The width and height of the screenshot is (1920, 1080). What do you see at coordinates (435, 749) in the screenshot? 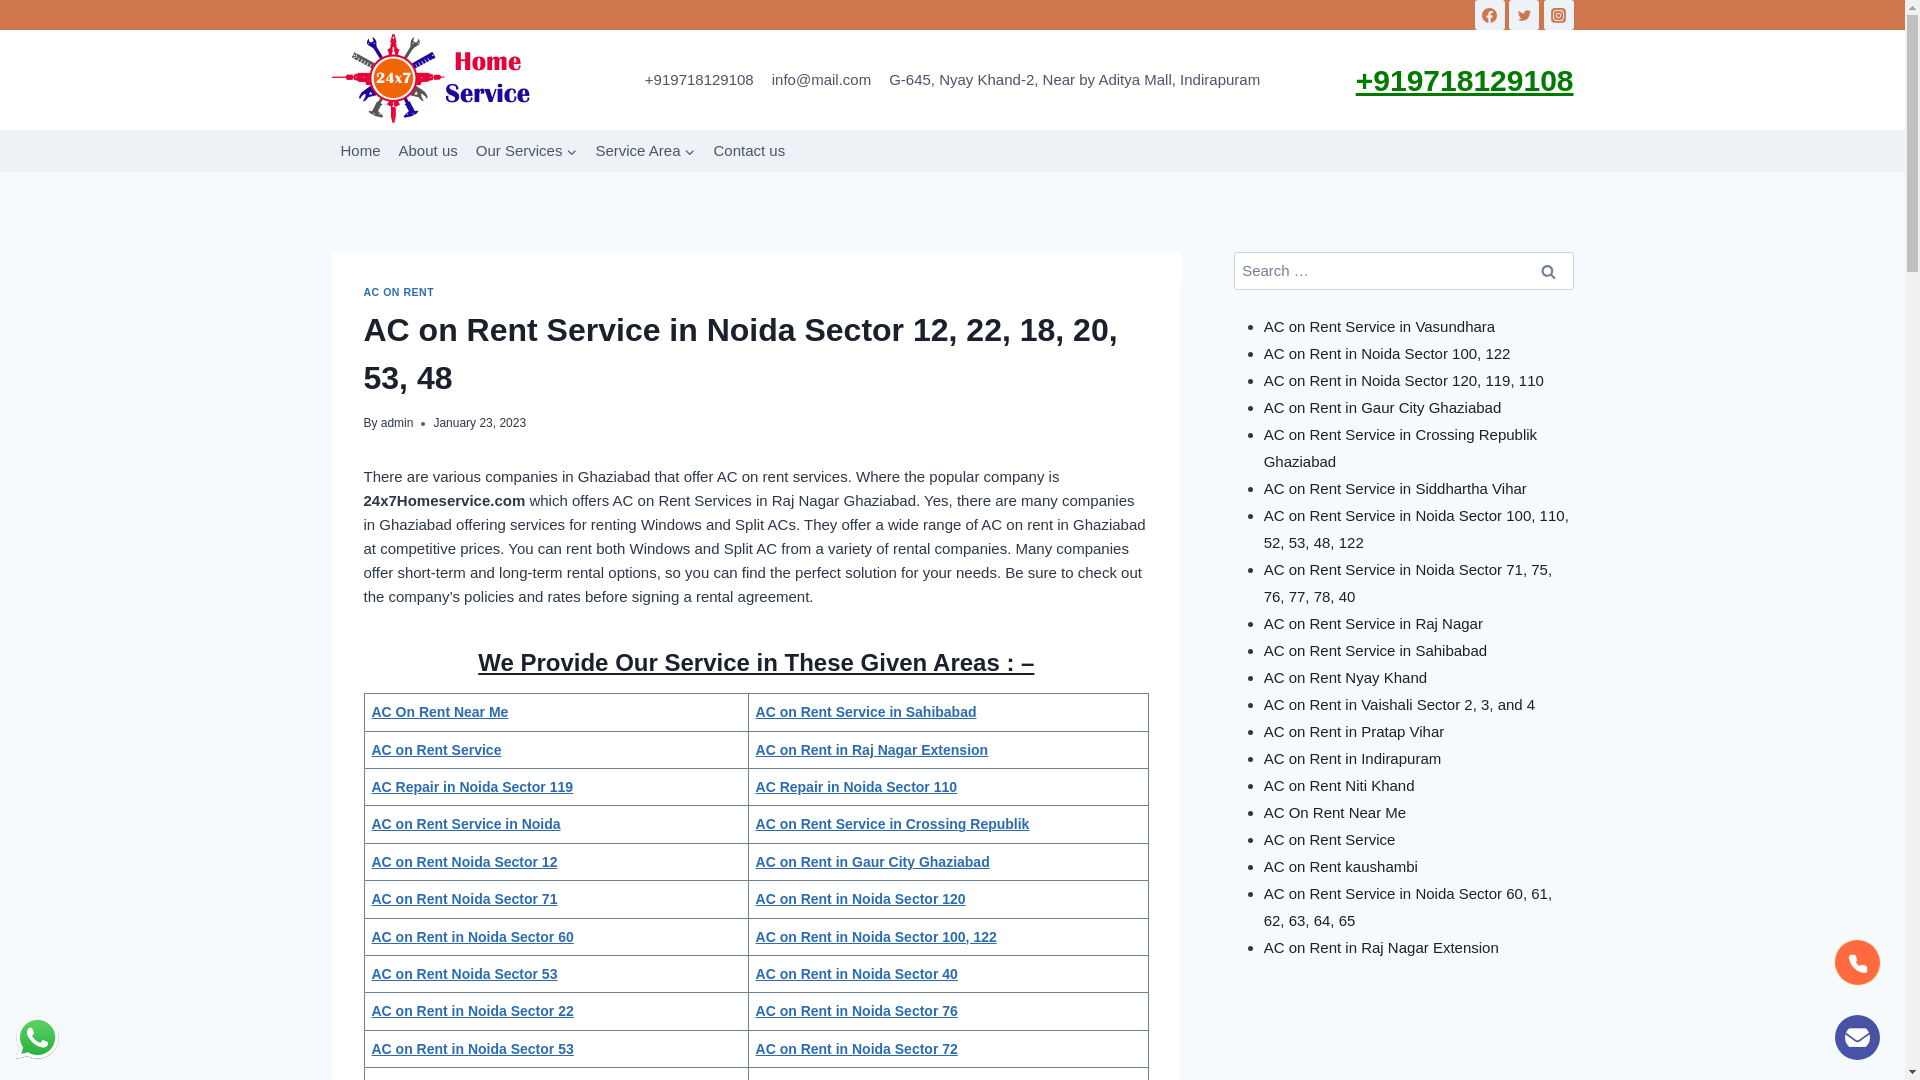
I see `'AC on Rent Service'` at bounding box center [435, 749].